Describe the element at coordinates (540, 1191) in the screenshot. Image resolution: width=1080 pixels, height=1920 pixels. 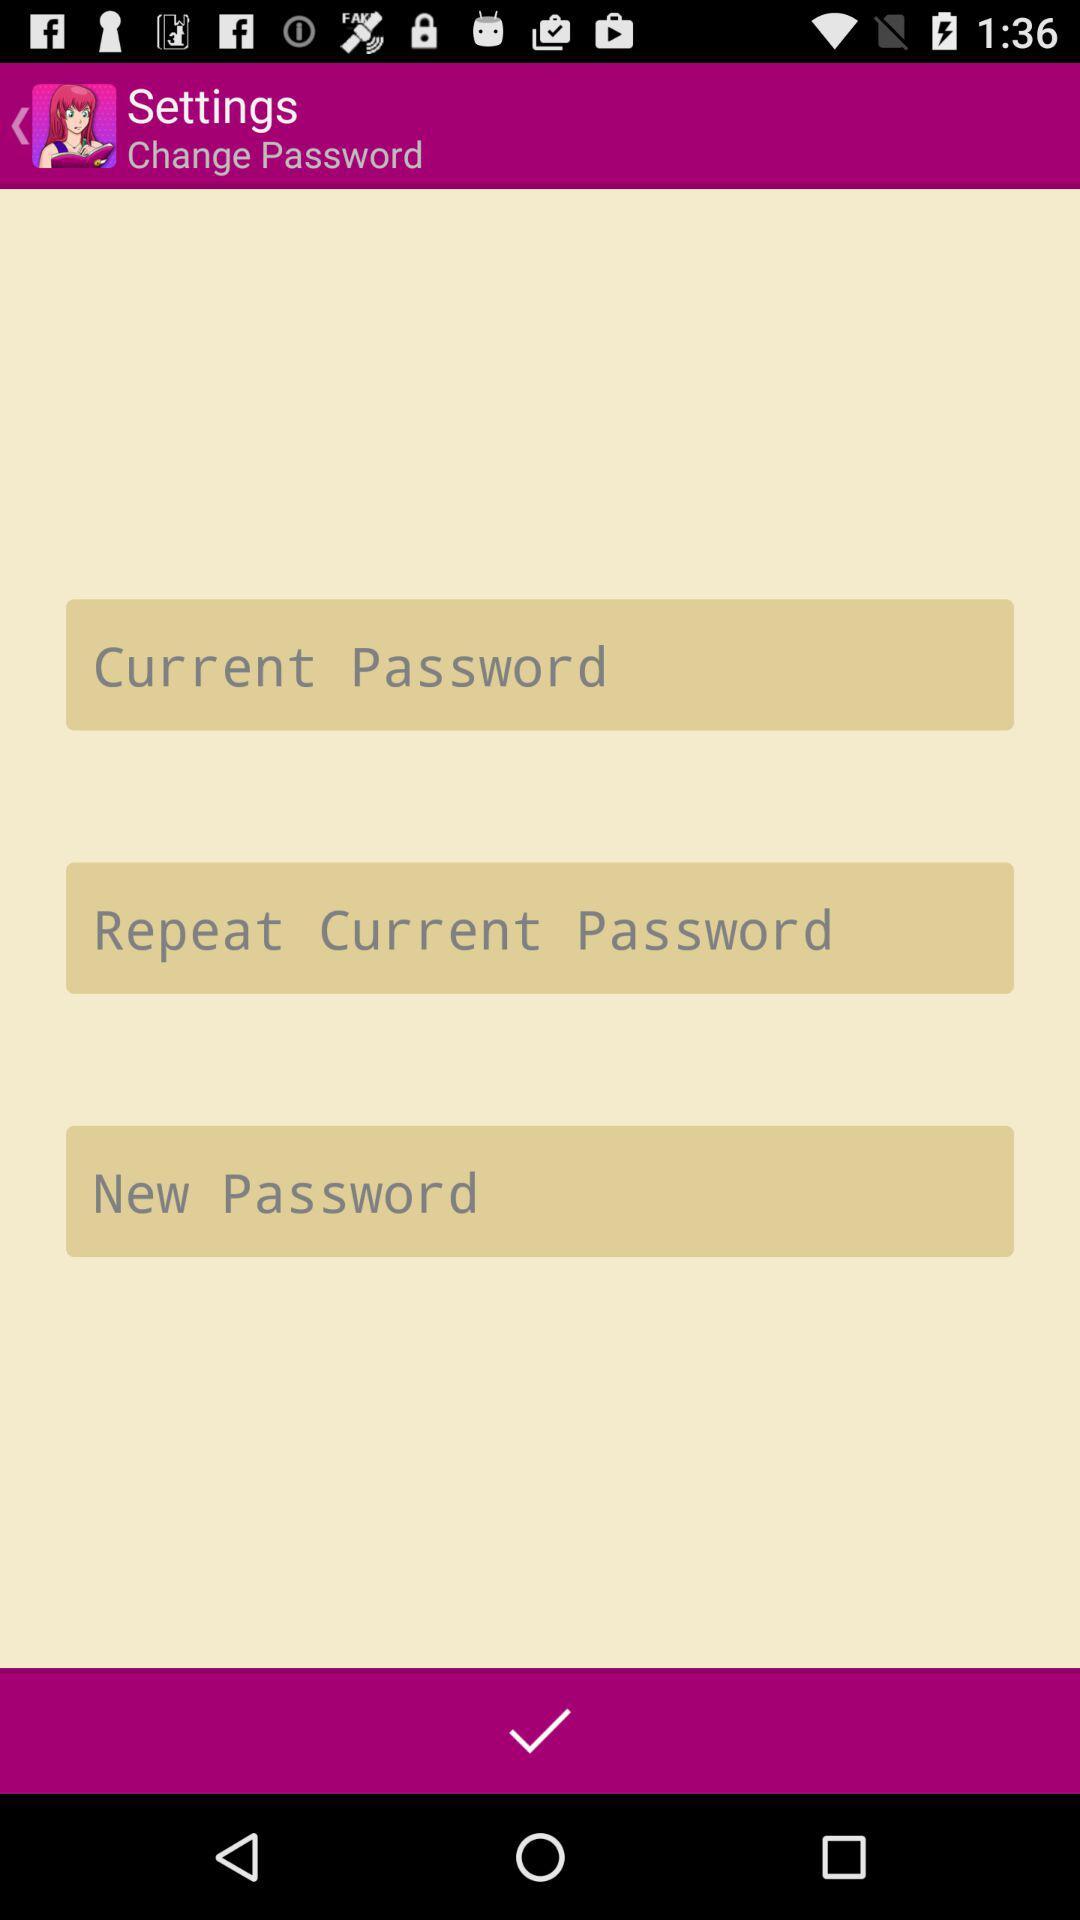
I see `password` at that location.